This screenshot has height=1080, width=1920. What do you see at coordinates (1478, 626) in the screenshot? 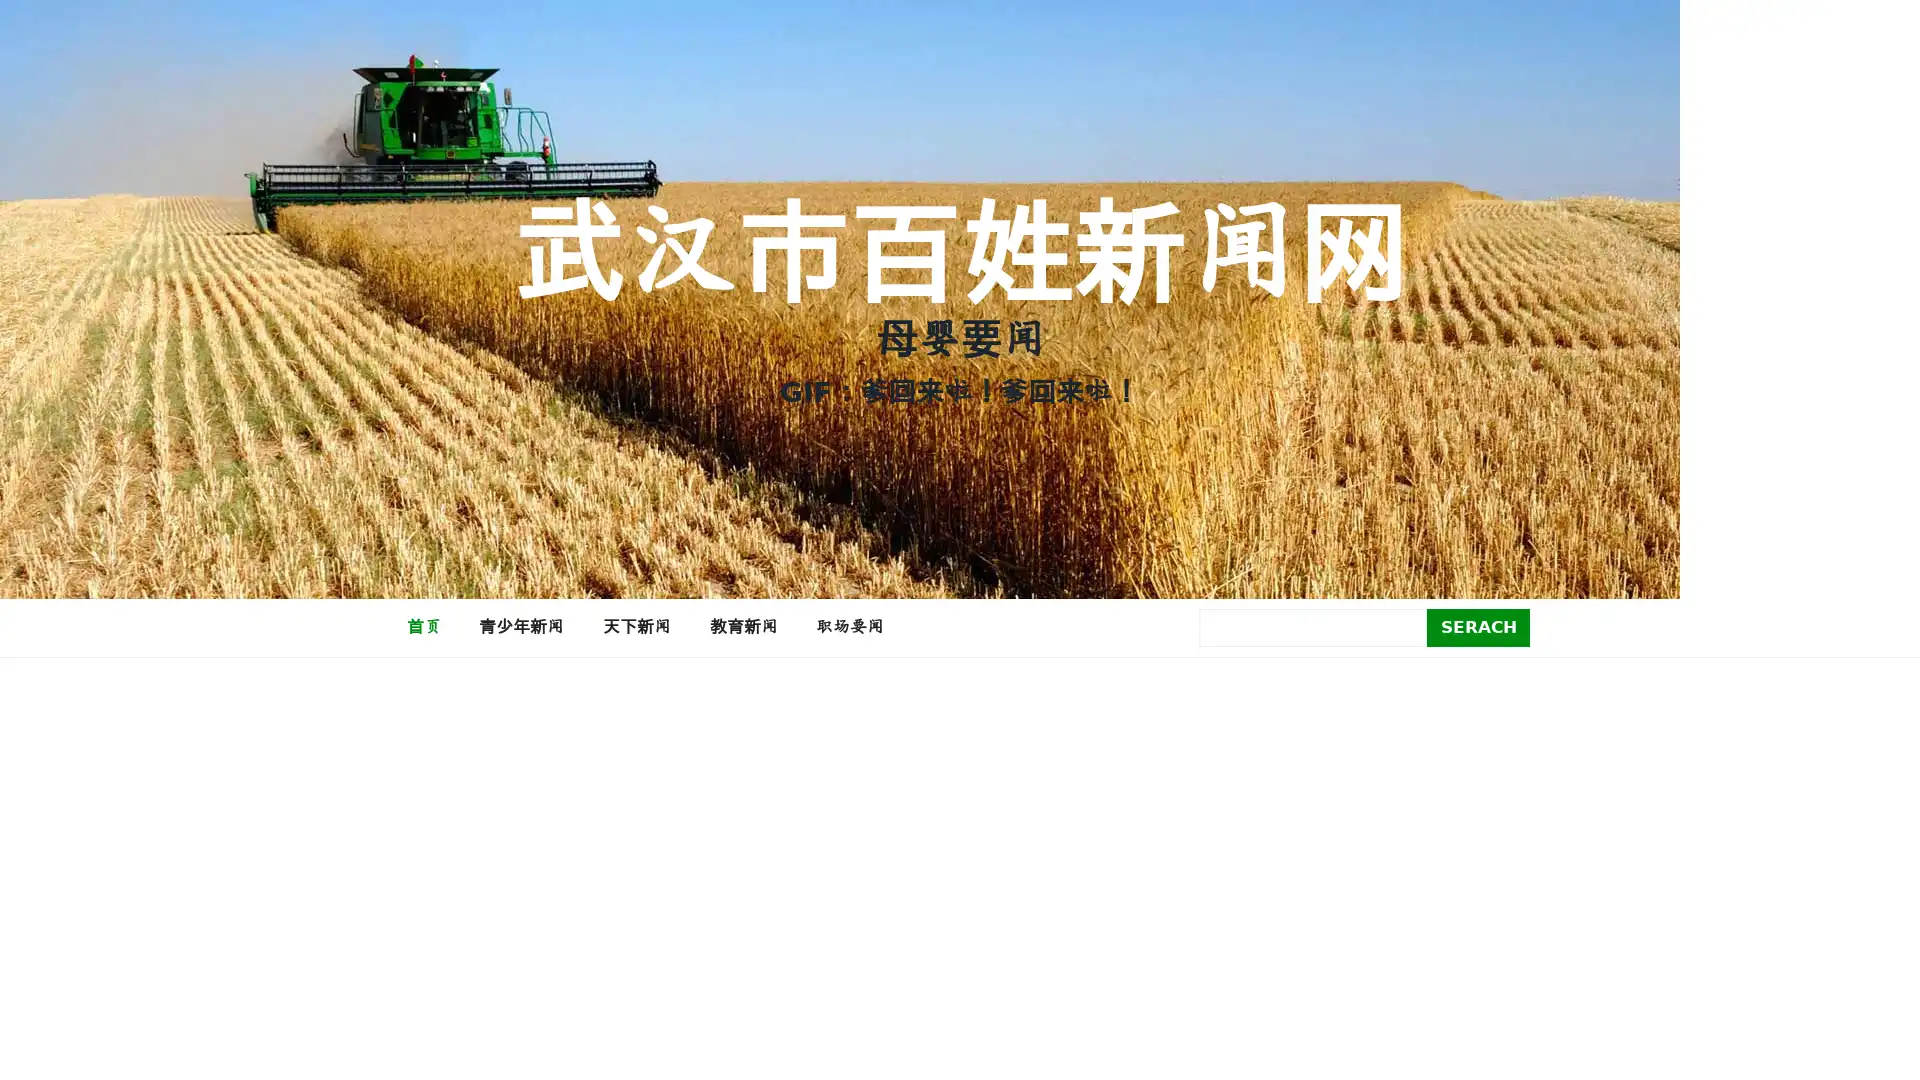
I see `serach` at bounding box center [1478, 626].